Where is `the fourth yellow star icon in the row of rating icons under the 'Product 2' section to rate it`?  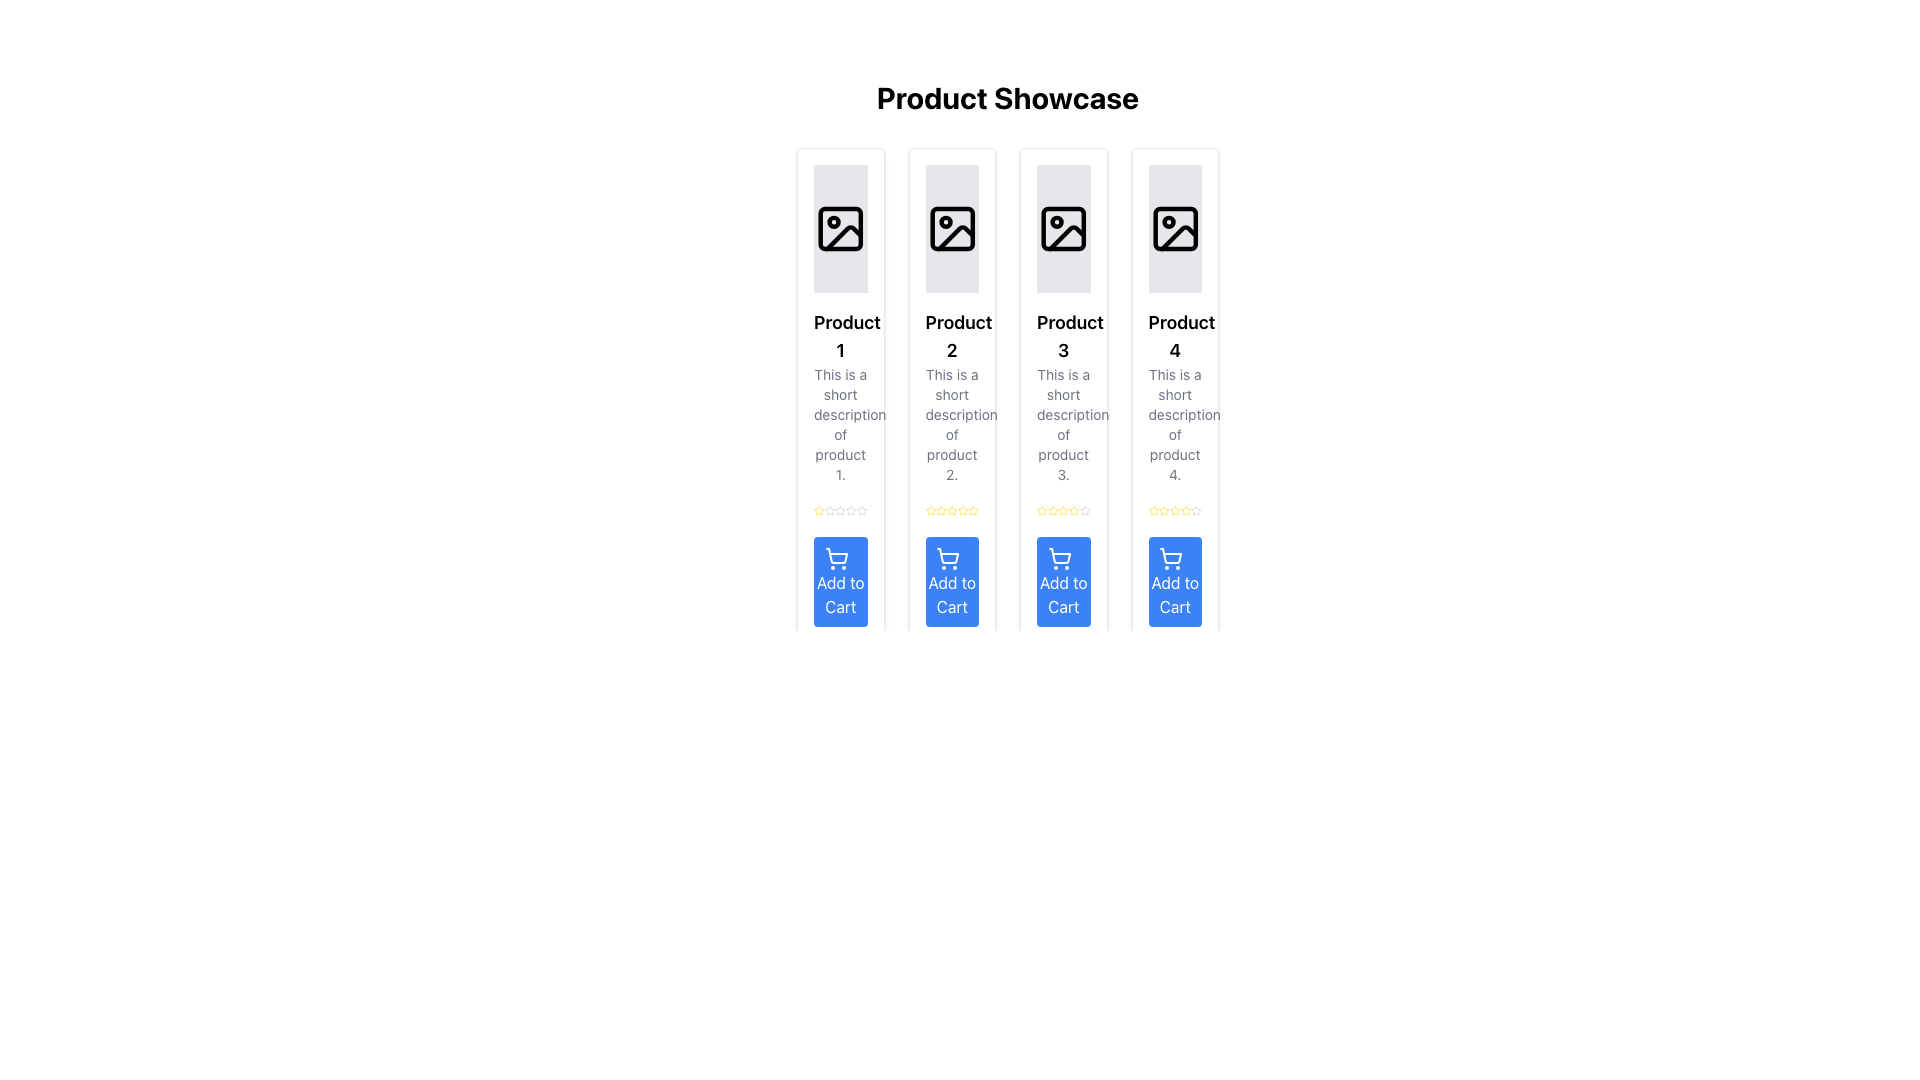
the fourth yellow star icon in the row of rating icons under the 'Product 2' section to rate it is located at coordinates (950, 509).